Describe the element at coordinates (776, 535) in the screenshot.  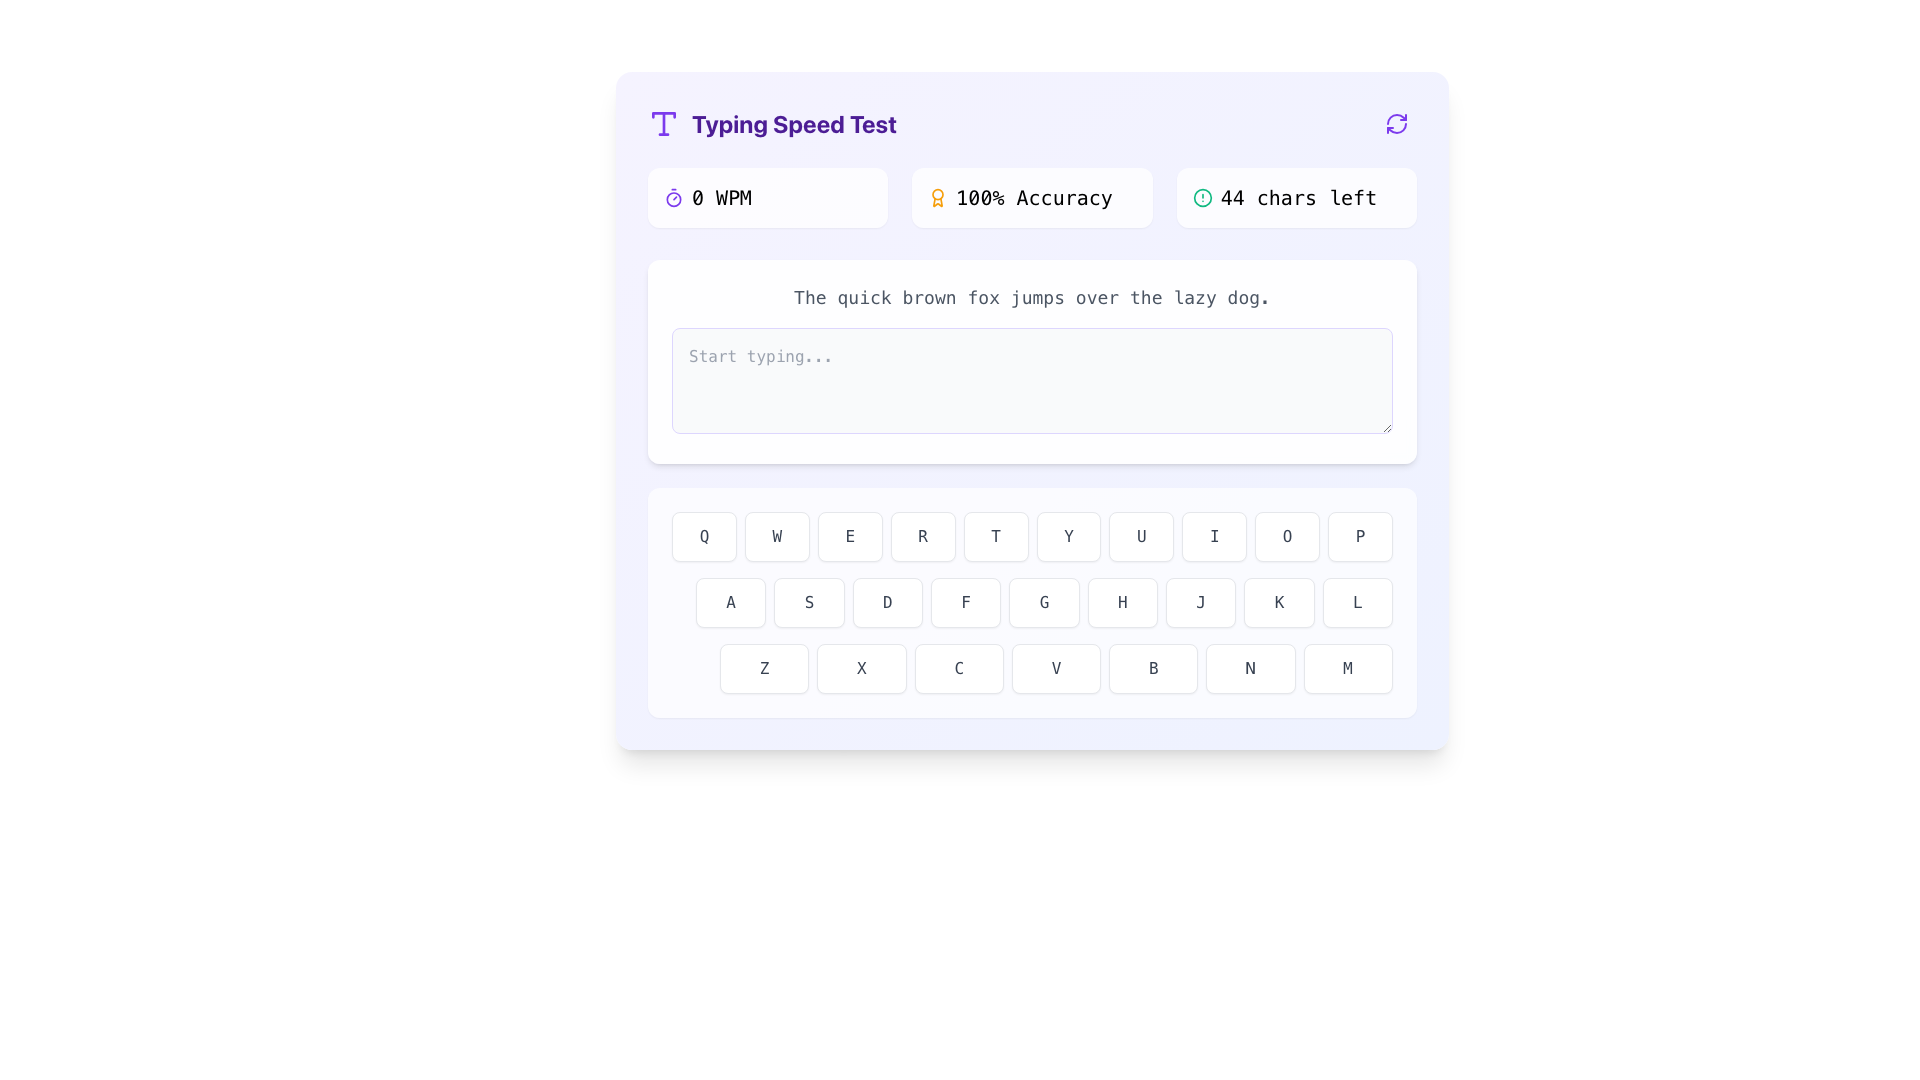
I see `the 'W' key on the virtual keyboard to simulate typing 'W'` at that location.